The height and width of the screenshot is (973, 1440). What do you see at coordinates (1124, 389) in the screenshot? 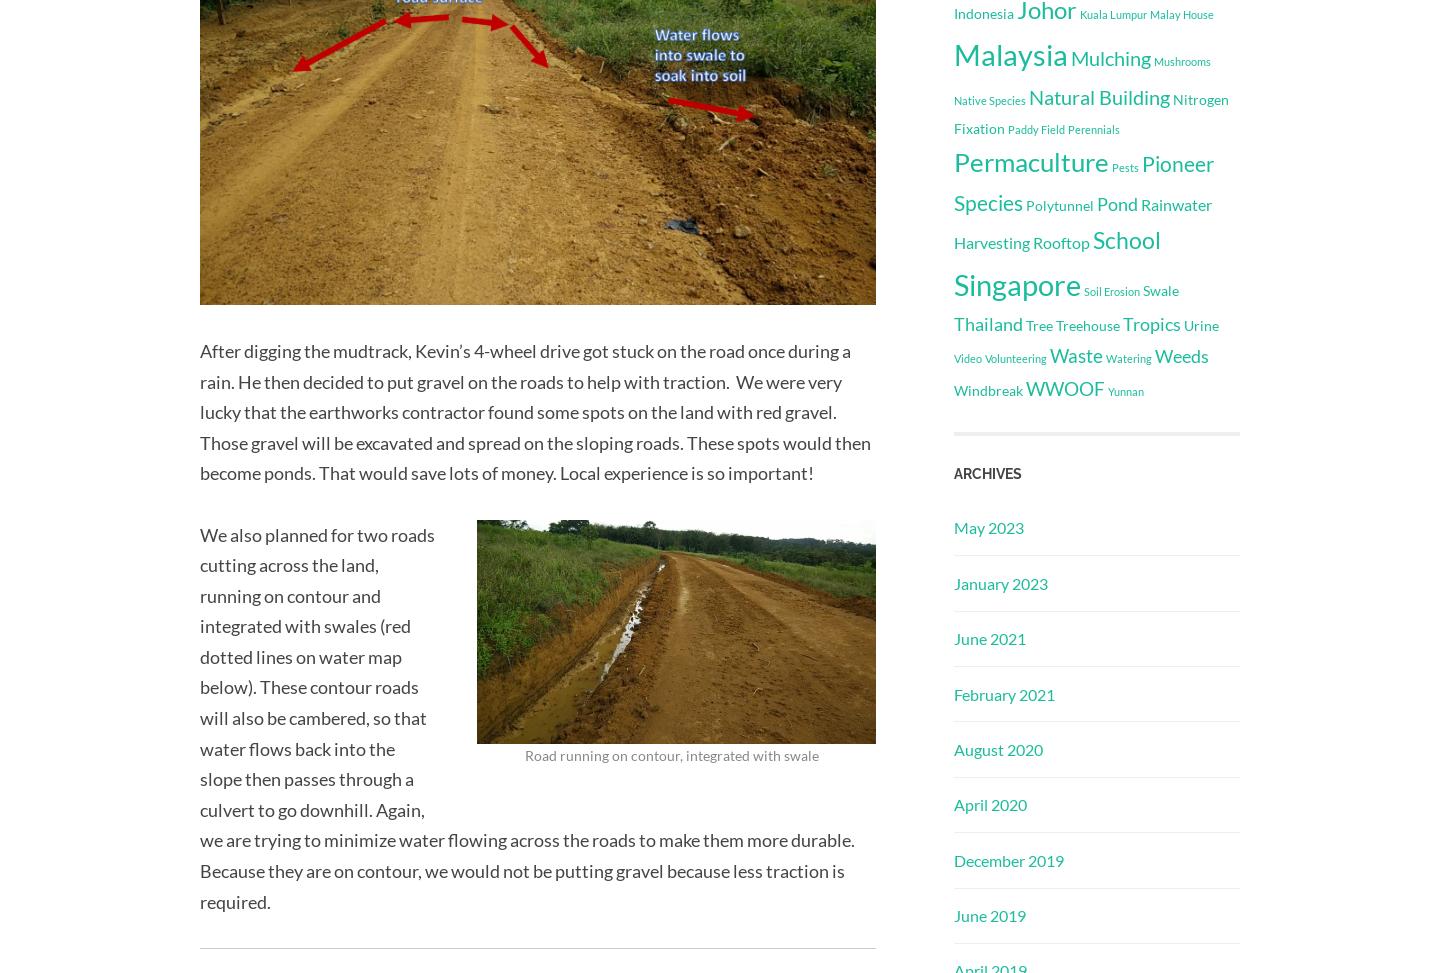
I see `'Yunnan'` at bounding box center [1124, 389].